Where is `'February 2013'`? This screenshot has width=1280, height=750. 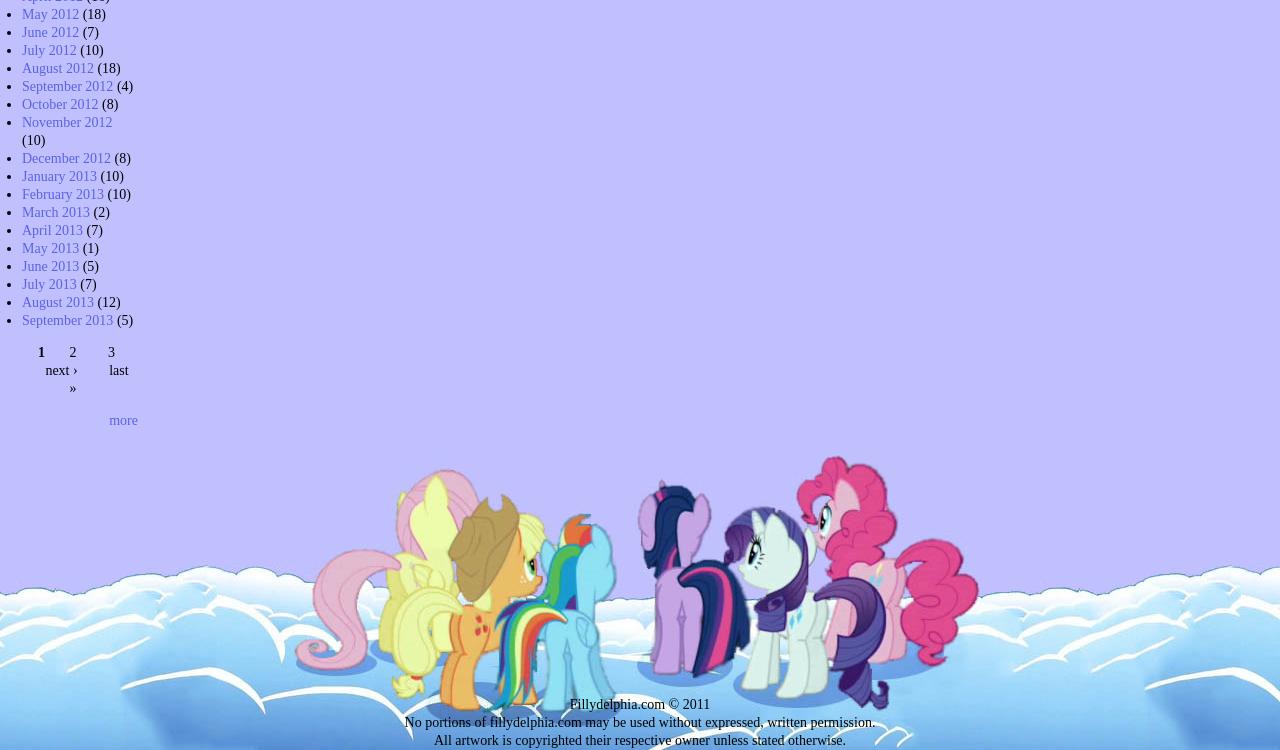 'February 2013' is located at coordinates (22, 192).